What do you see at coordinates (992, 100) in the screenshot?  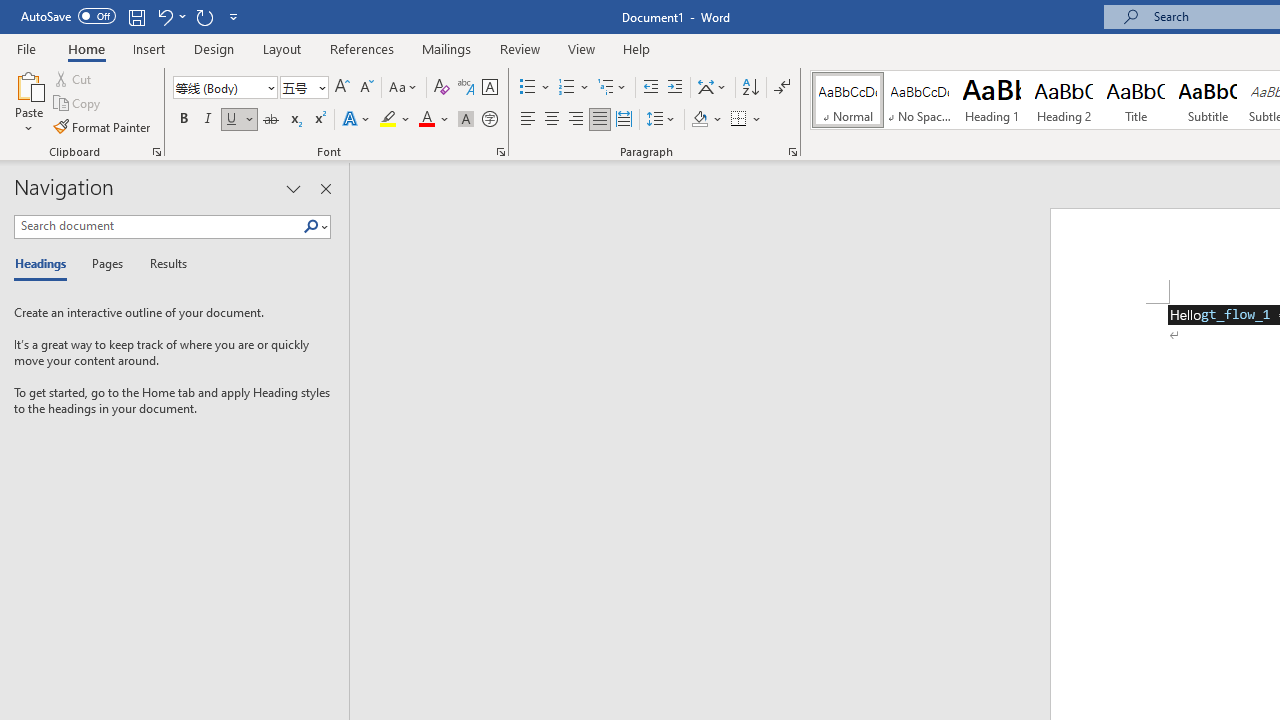 I see `'Heading 1'` at bounding box center [992, 100].